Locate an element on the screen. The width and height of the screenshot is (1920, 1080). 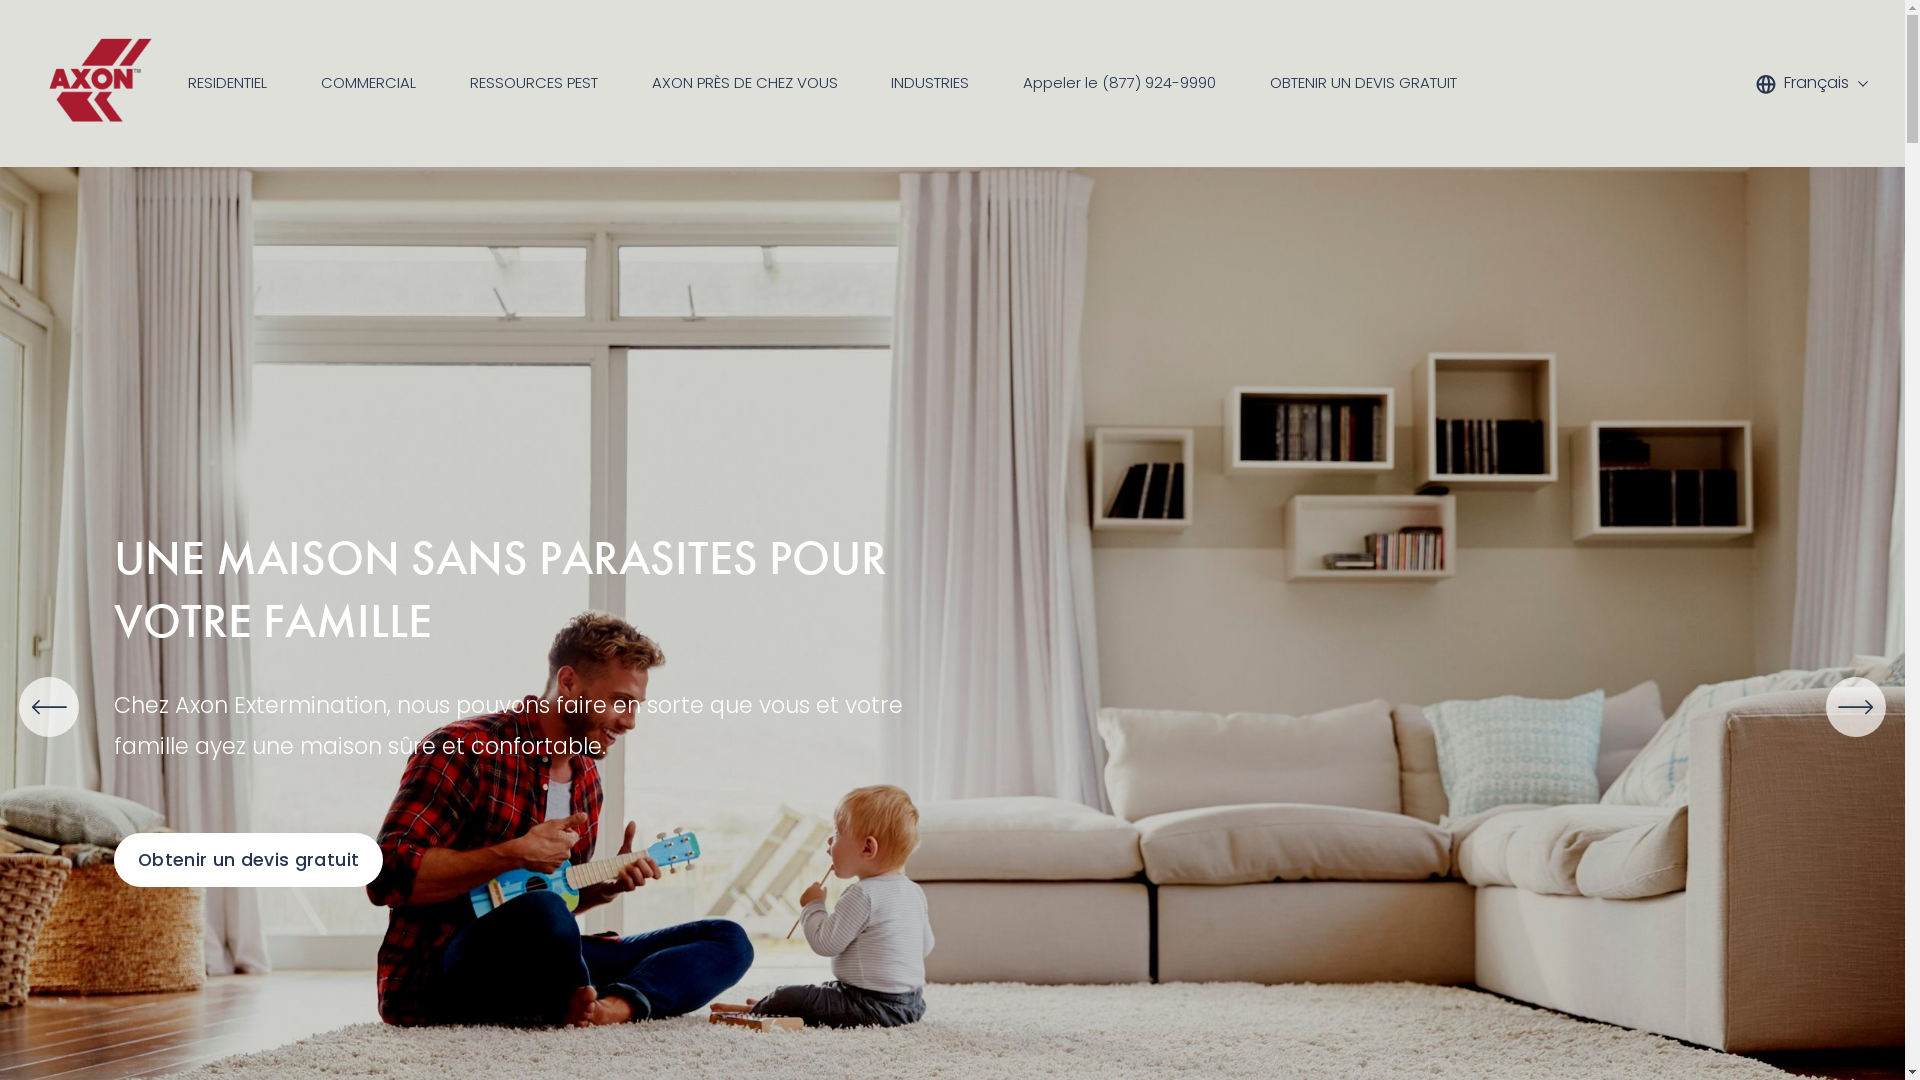
'COMMERCIAL' is located at coordinates (368, 83).